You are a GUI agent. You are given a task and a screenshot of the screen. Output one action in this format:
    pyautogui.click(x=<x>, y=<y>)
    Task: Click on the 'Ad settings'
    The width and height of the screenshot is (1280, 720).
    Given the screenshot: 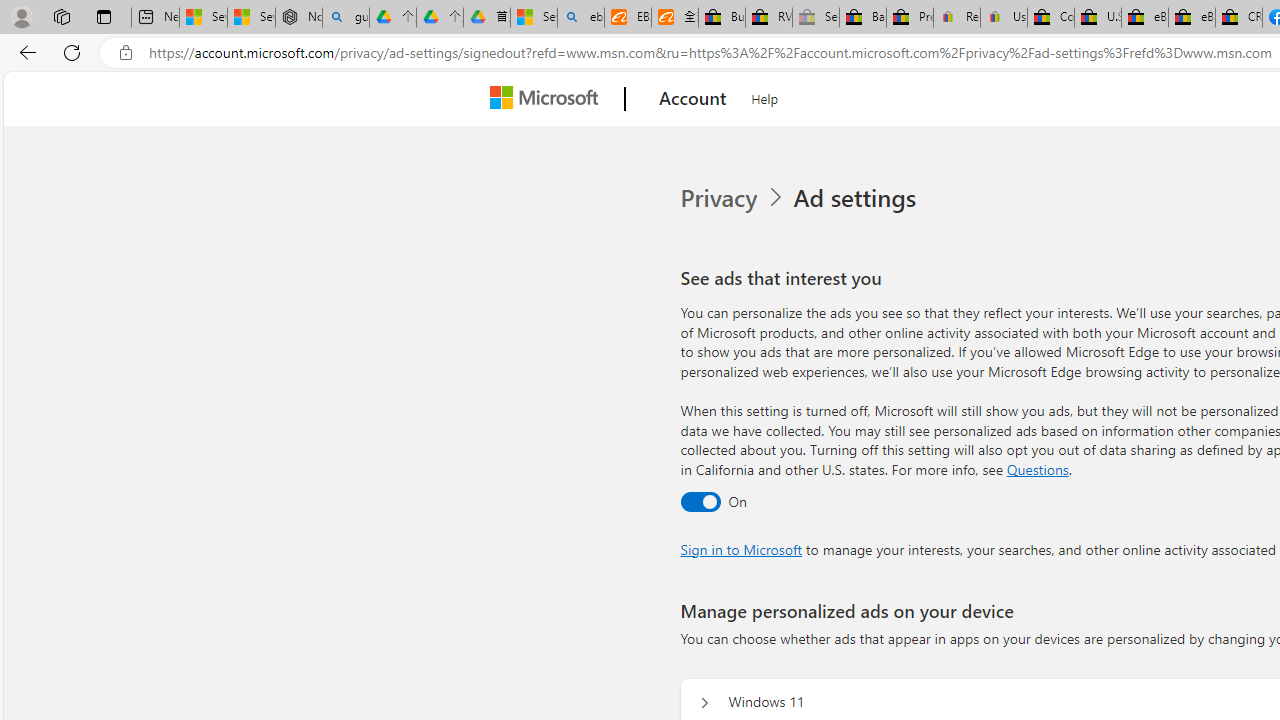 What is the action you would take?
    pyautogui.click(x=858, y=198)
    